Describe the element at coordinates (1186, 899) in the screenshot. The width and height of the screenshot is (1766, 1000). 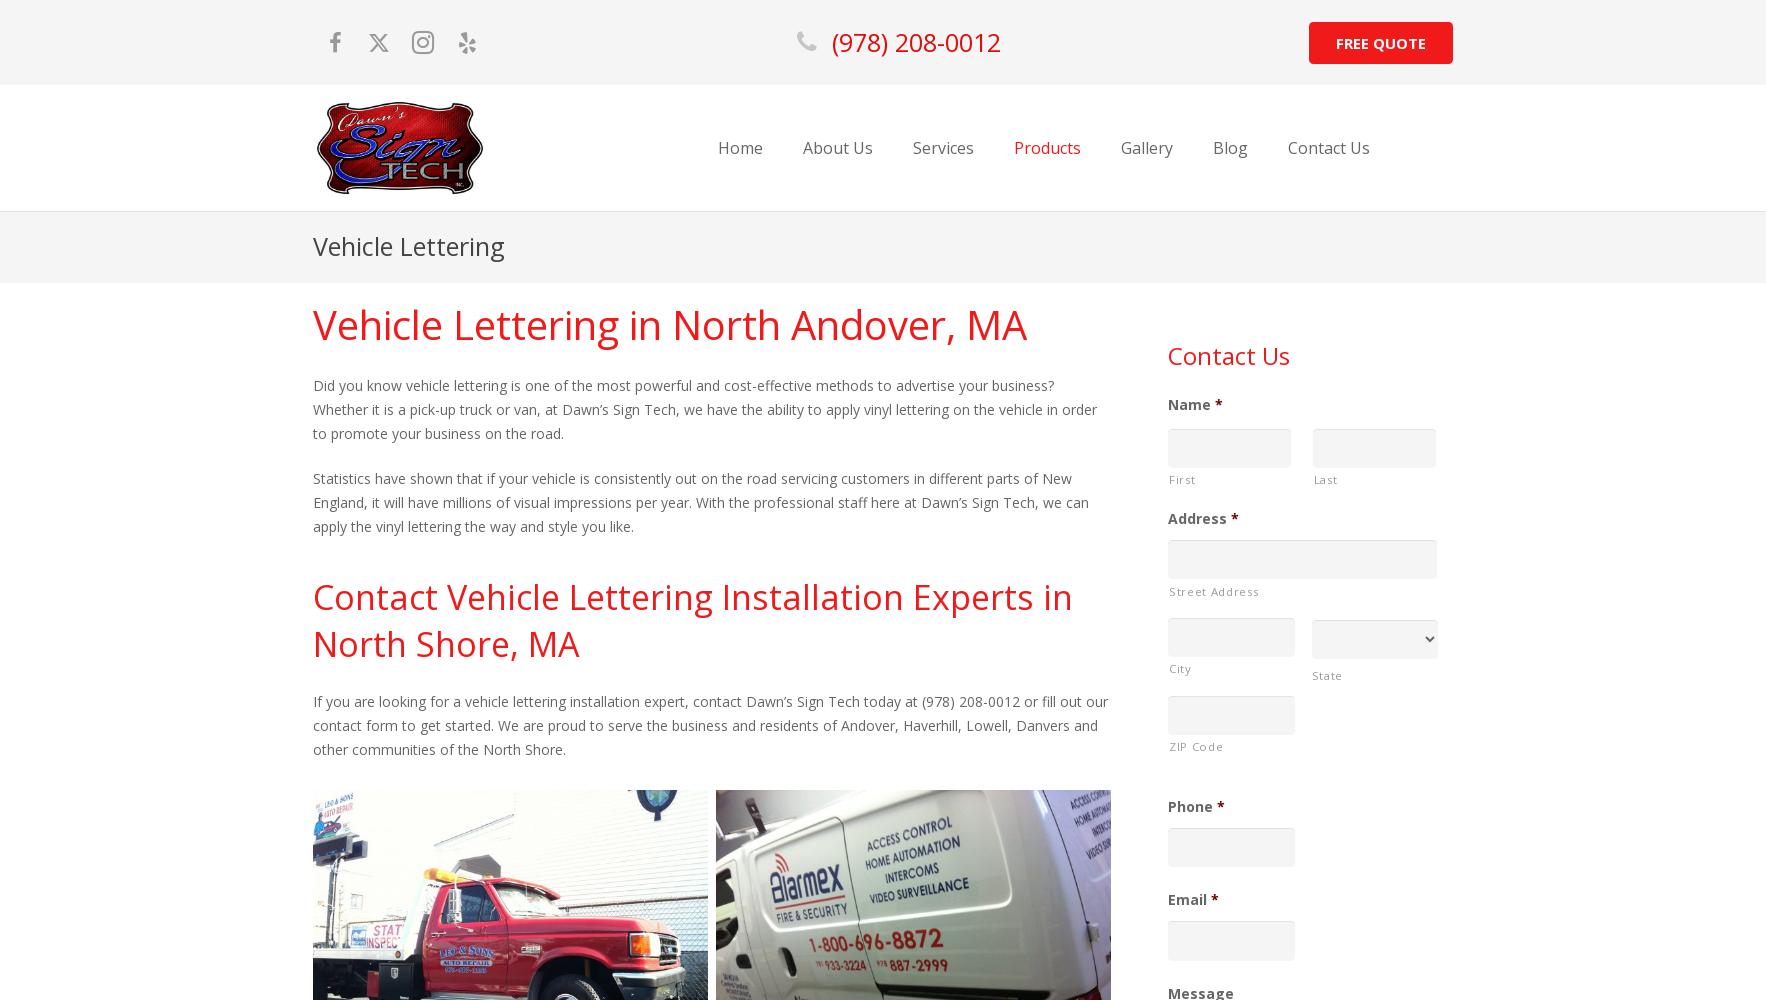
I see `'Email'` at that location.